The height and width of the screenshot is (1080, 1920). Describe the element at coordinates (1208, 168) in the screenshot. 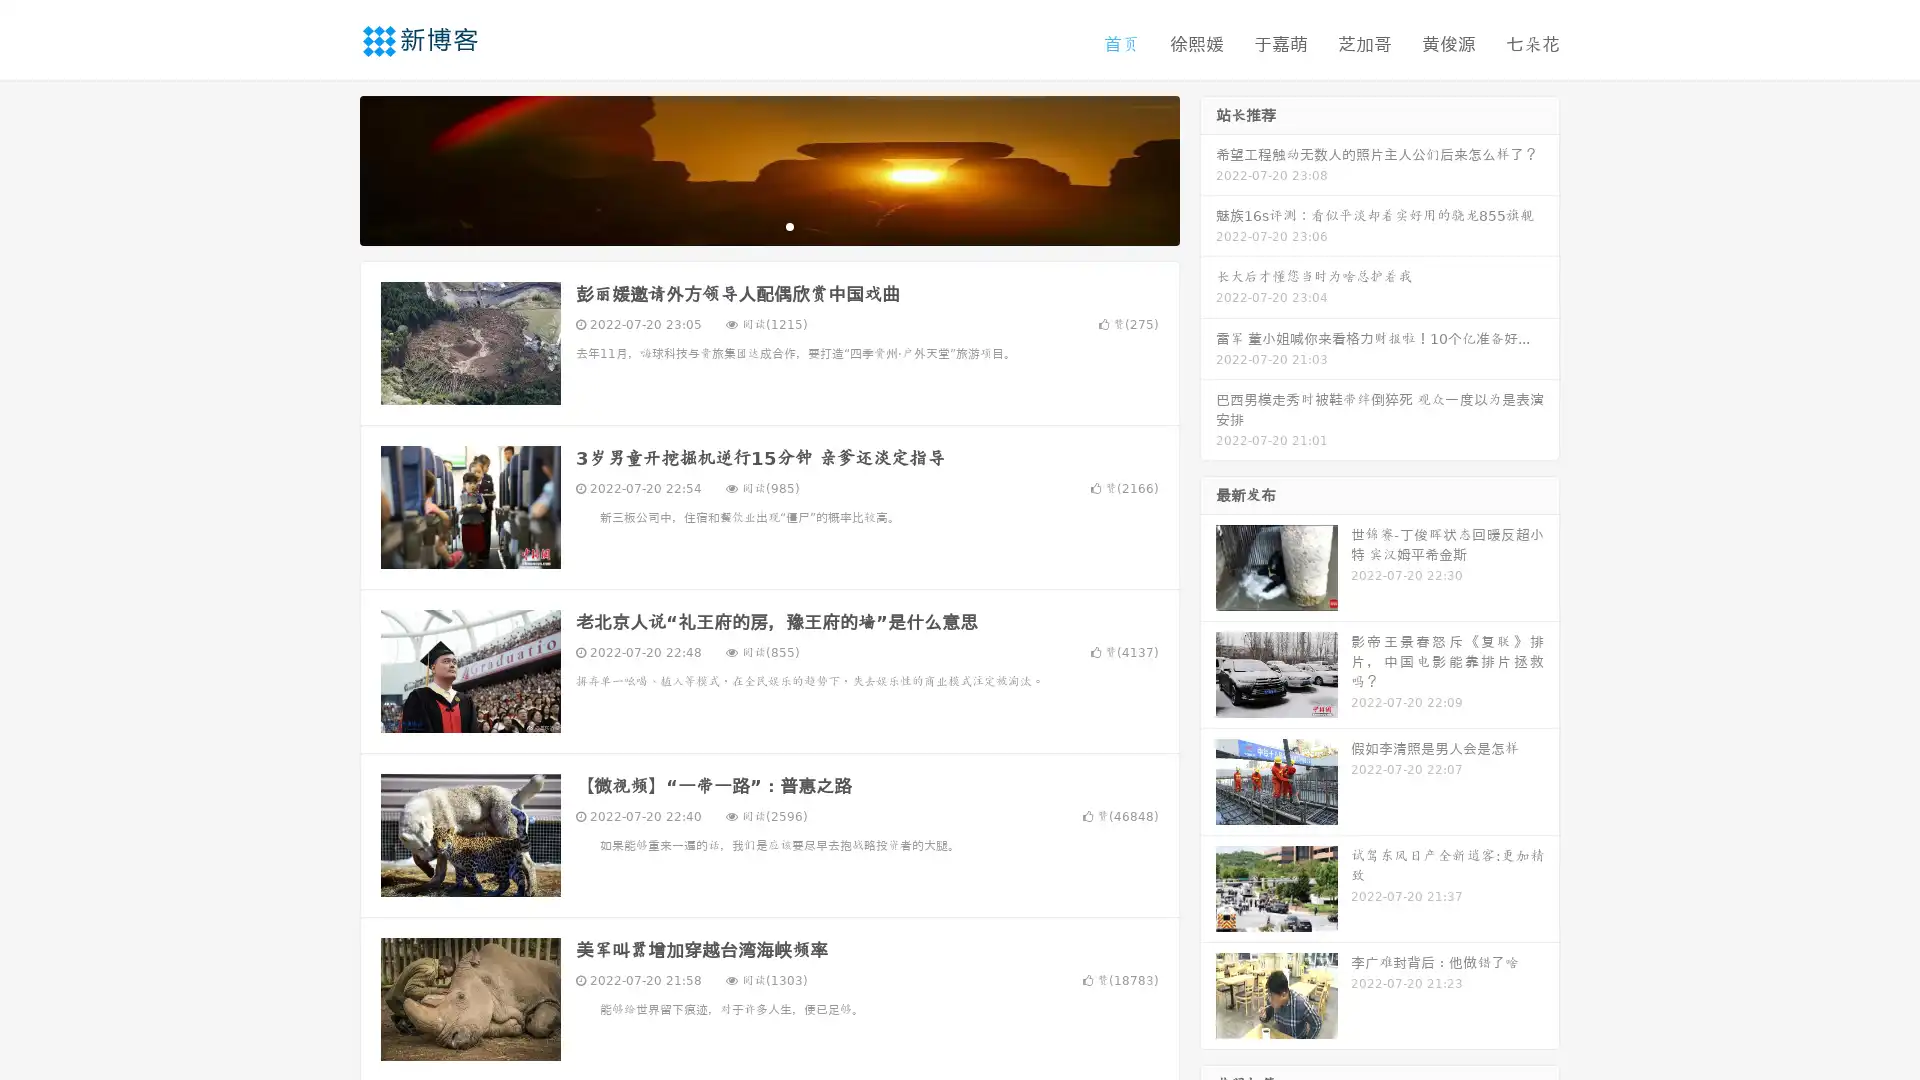

I see `Next slide` at that location.